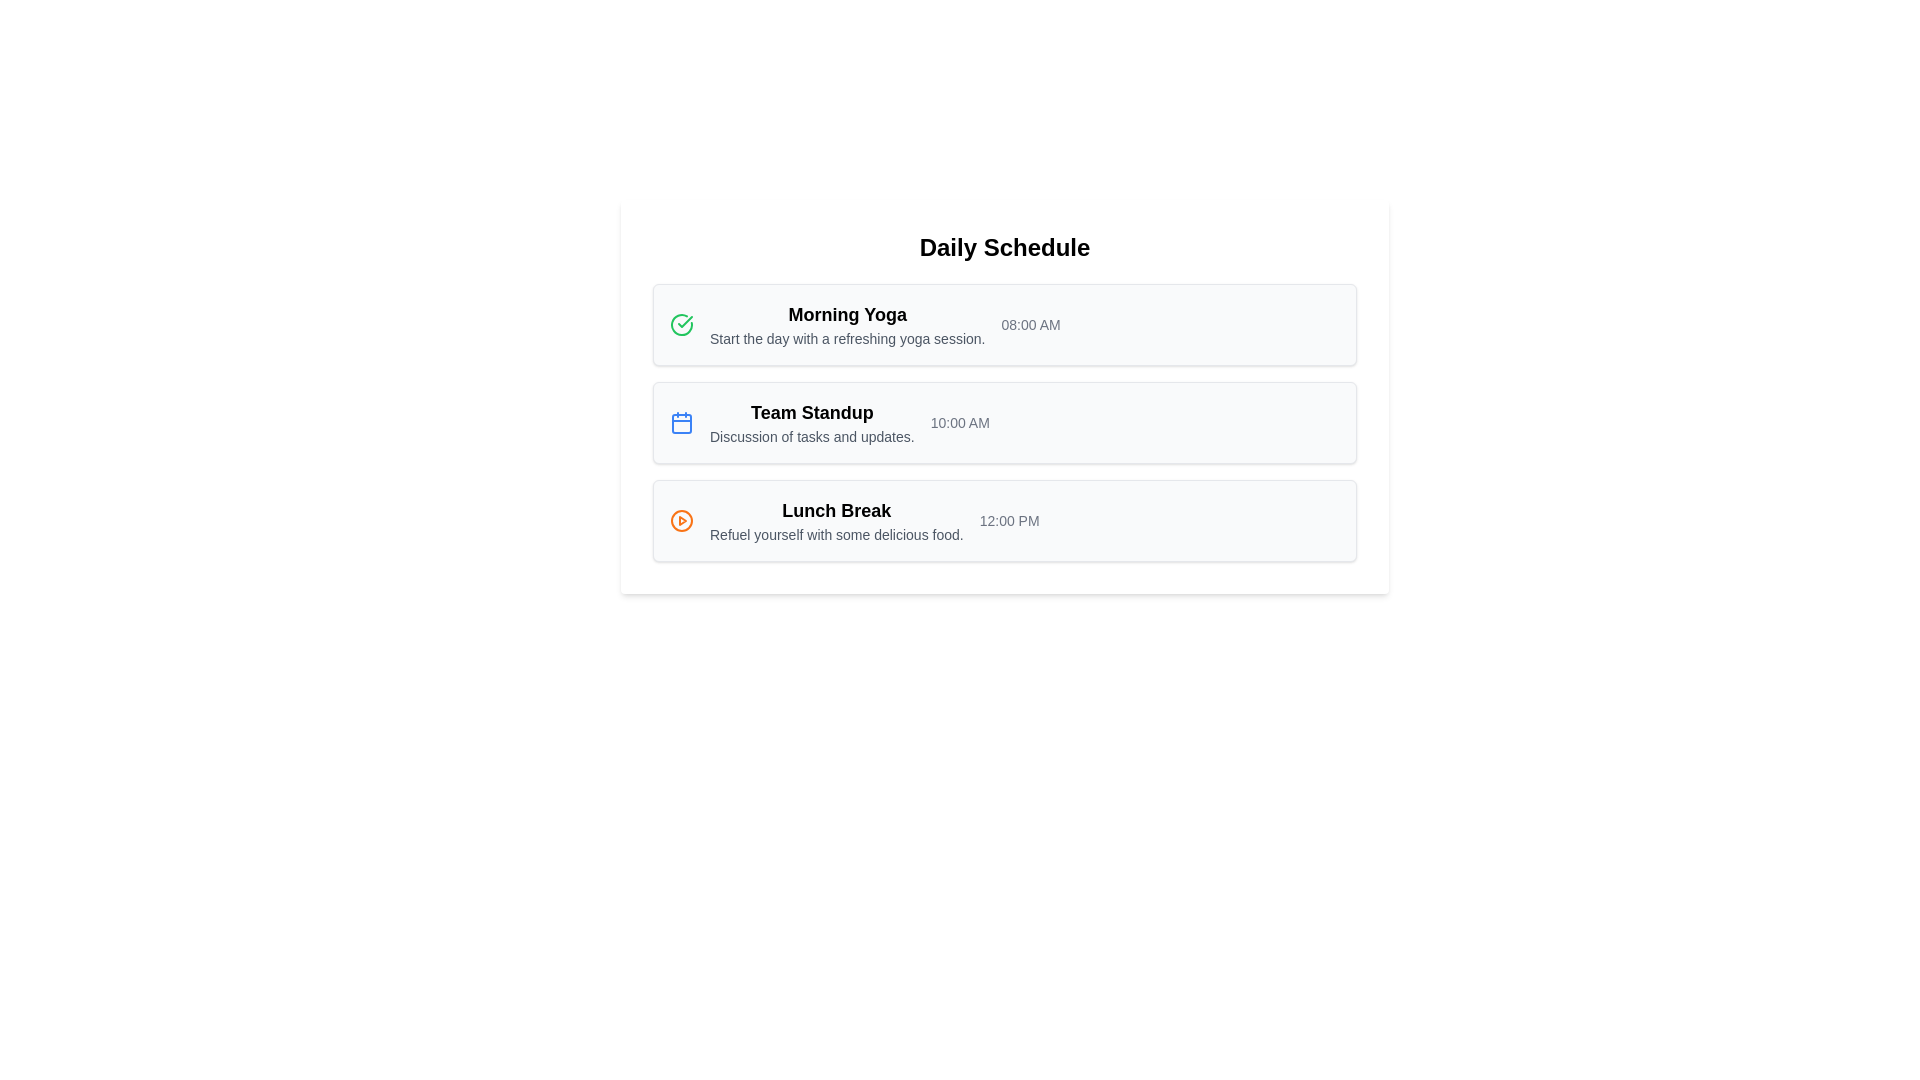  What do you see at coordinates (812, 422) in the screenshot?
I see `the Text Block that provides the title and description of the 'Team Standup' event, which is positioned between 'Morning Yoga' and 'Lunch Break' in the Daily Schedule` at bounding box center [812, 422].